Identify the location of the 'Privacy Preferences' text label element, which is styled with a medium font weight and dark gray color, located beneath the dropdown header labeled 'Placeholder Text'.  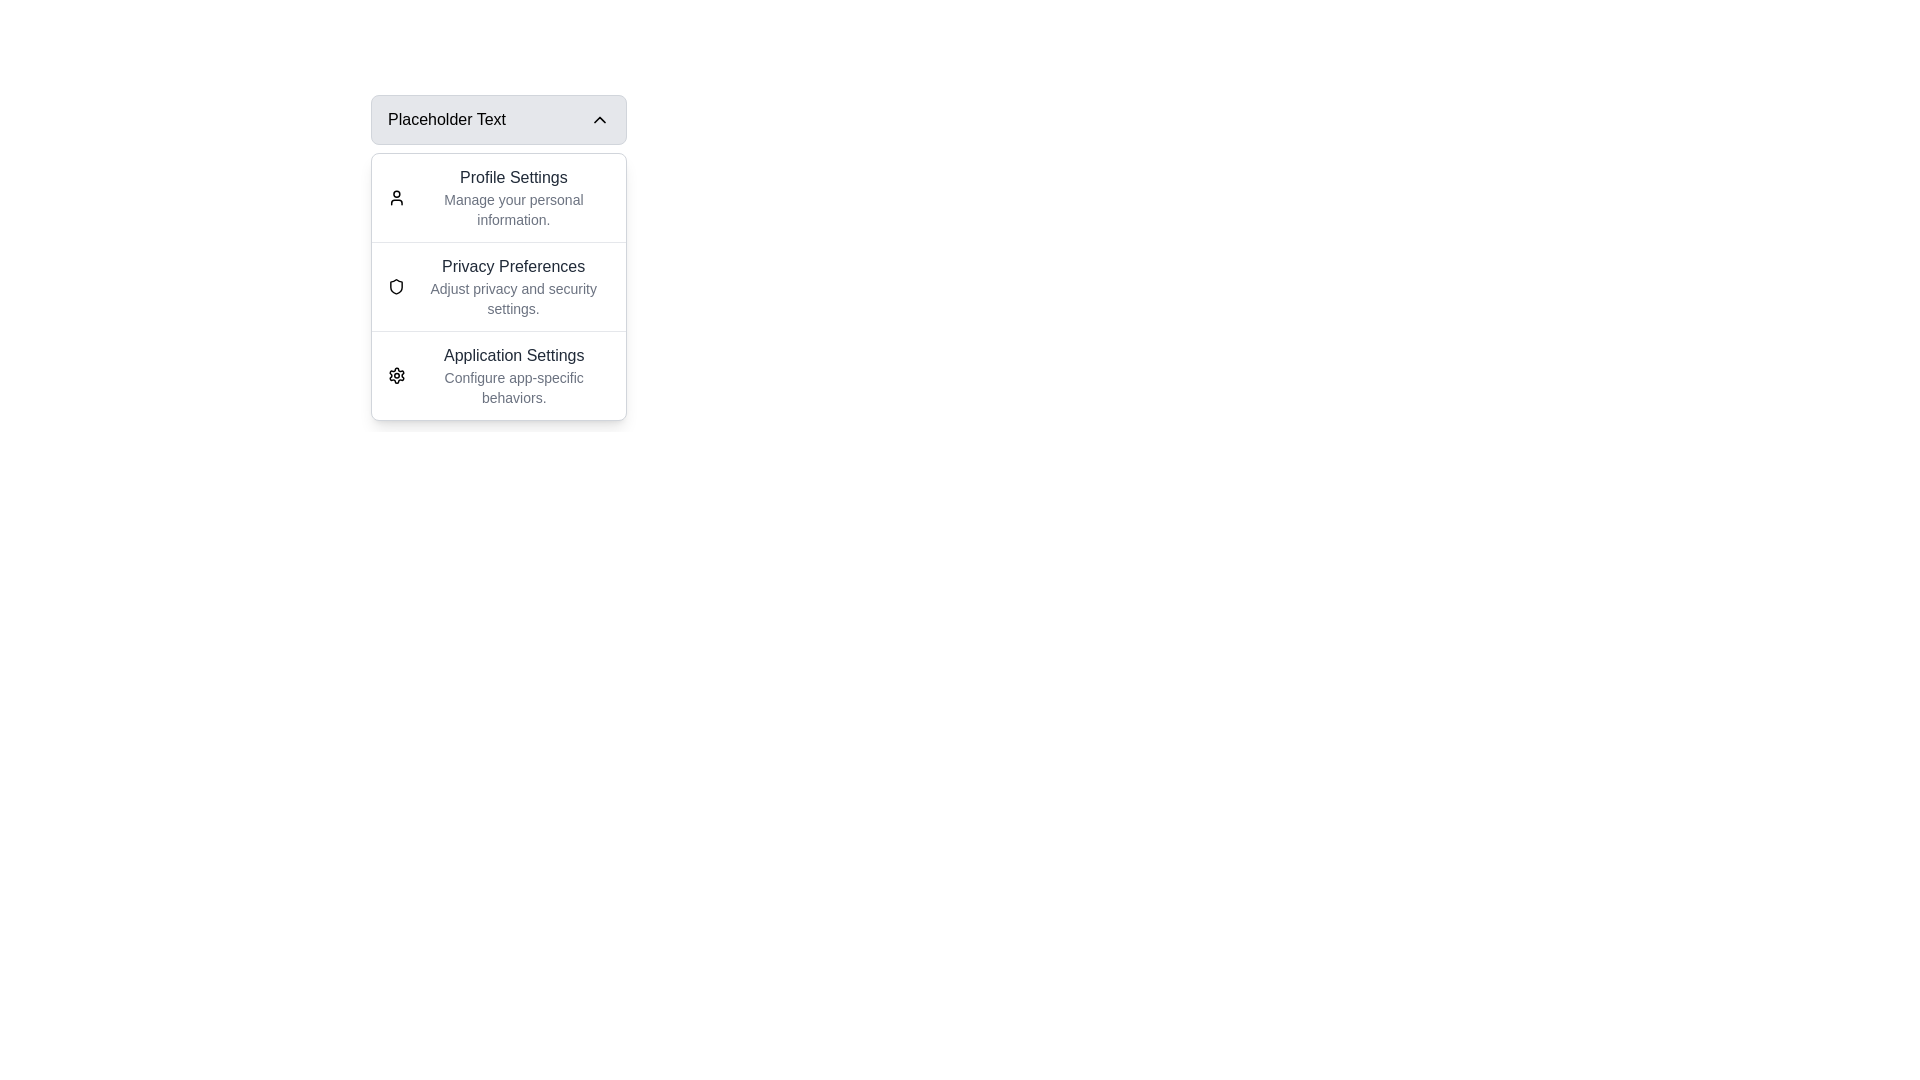
(513, 265).